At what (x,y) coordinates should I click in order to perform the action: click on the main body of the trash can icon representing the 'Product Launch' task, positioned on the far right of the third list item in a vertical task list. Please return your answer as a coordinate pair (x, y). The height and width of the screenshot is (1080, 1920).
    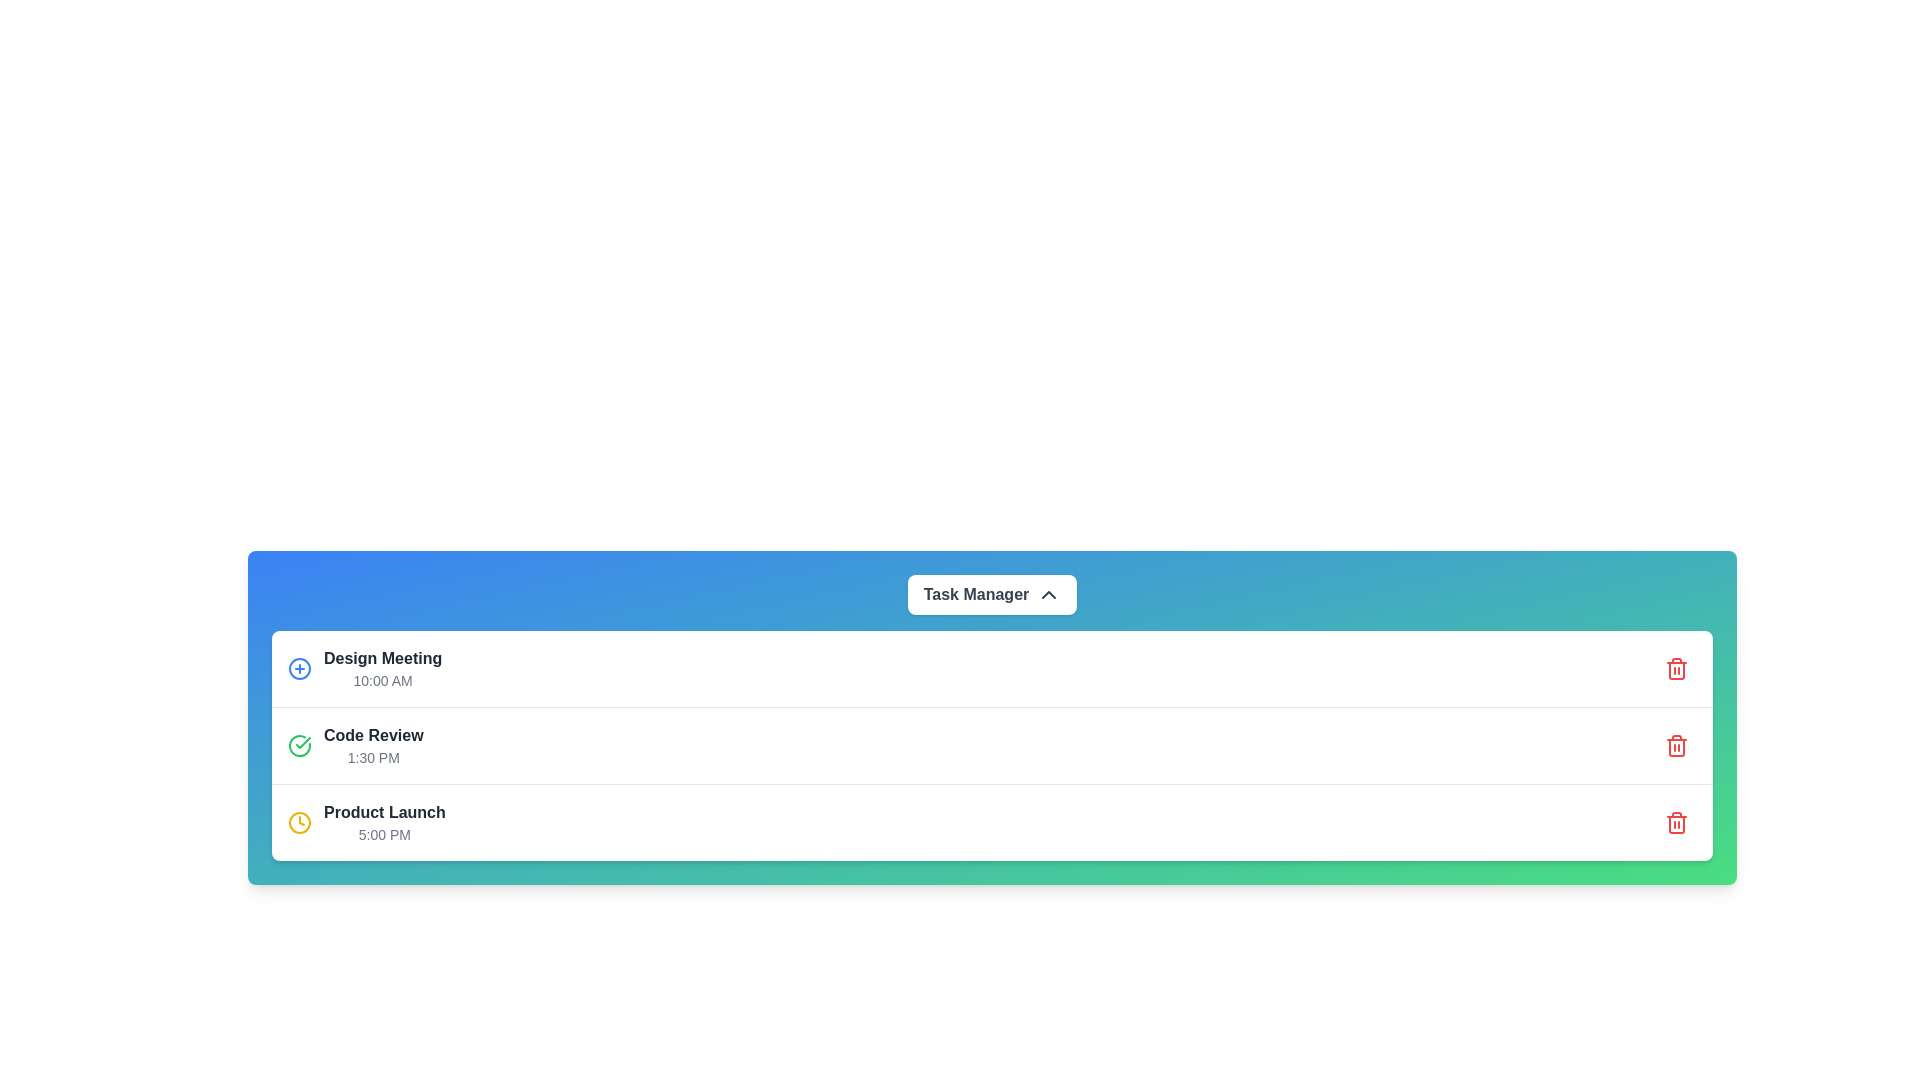
    Looking at the image, I should click on (1676, 748).